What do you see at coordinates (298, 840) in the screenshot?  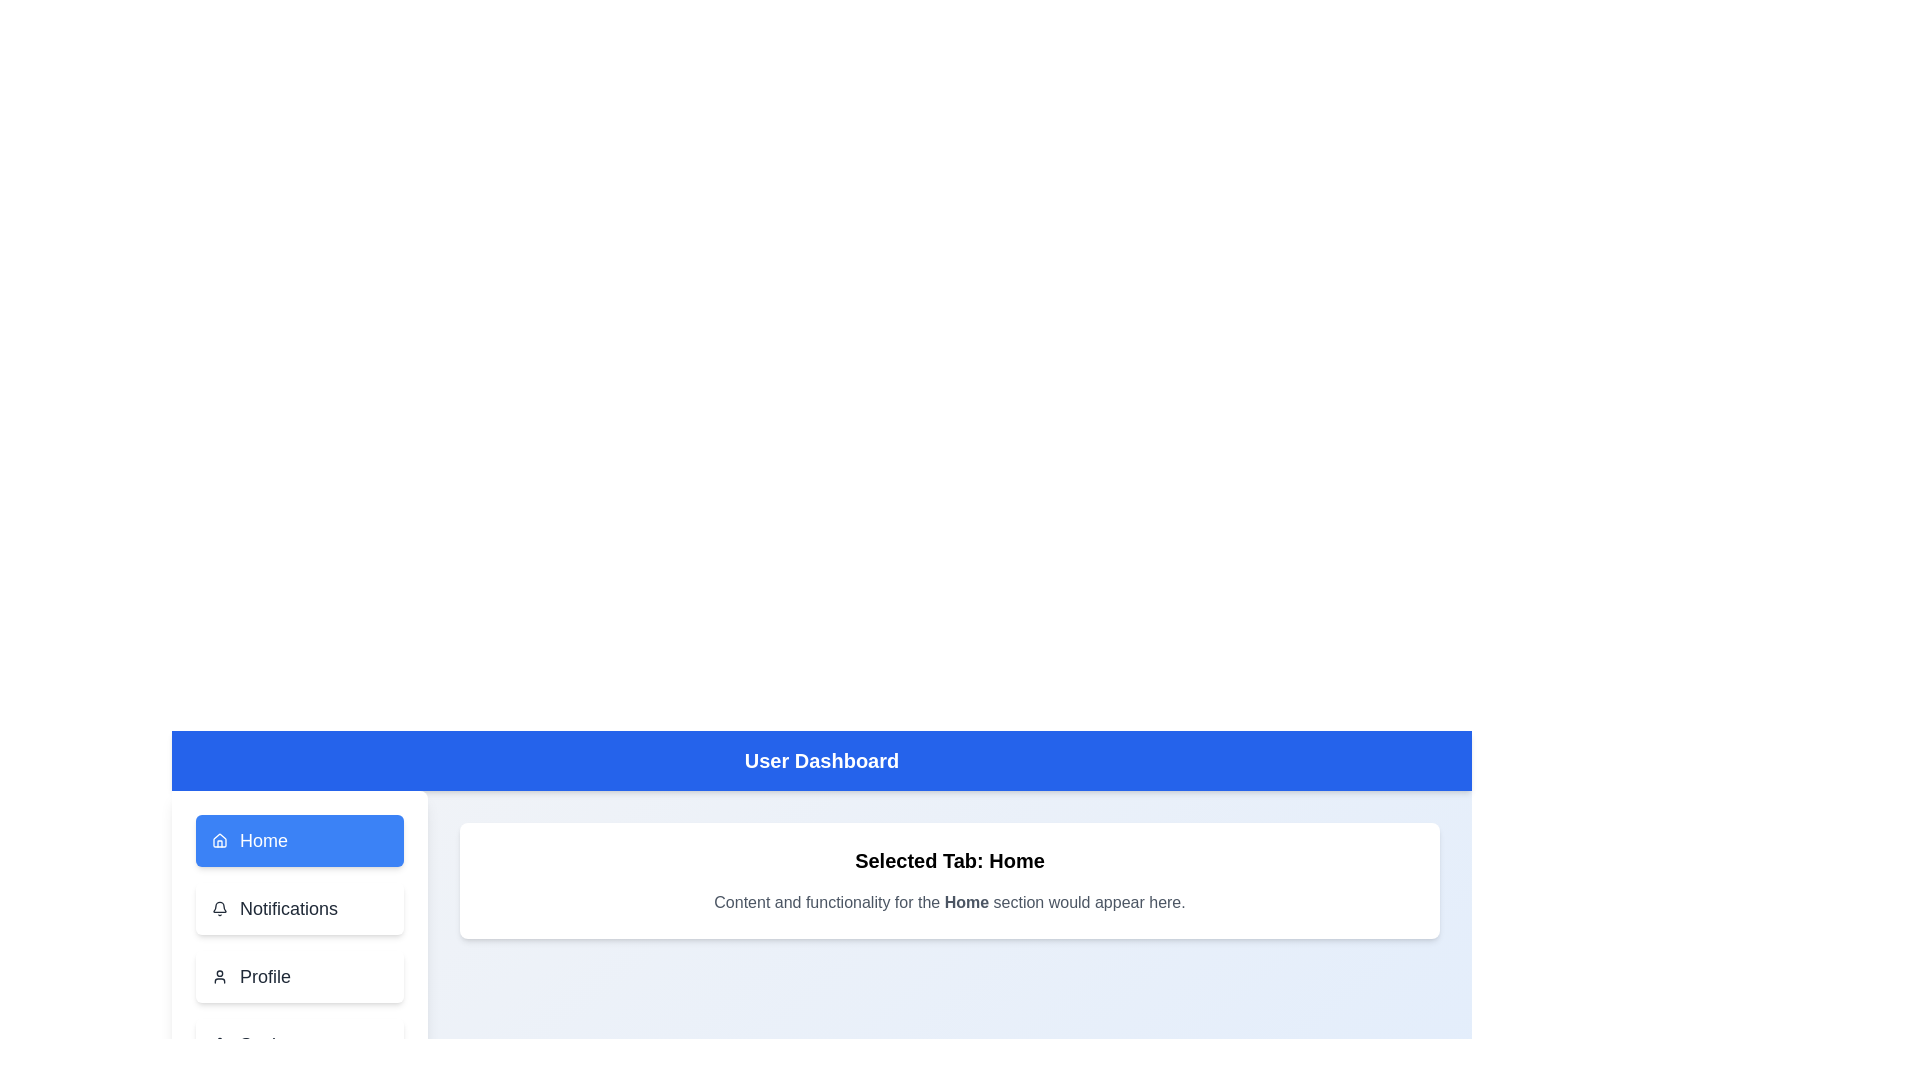 I see `the navigation button labeled Home` at bounding box center [298, 840].